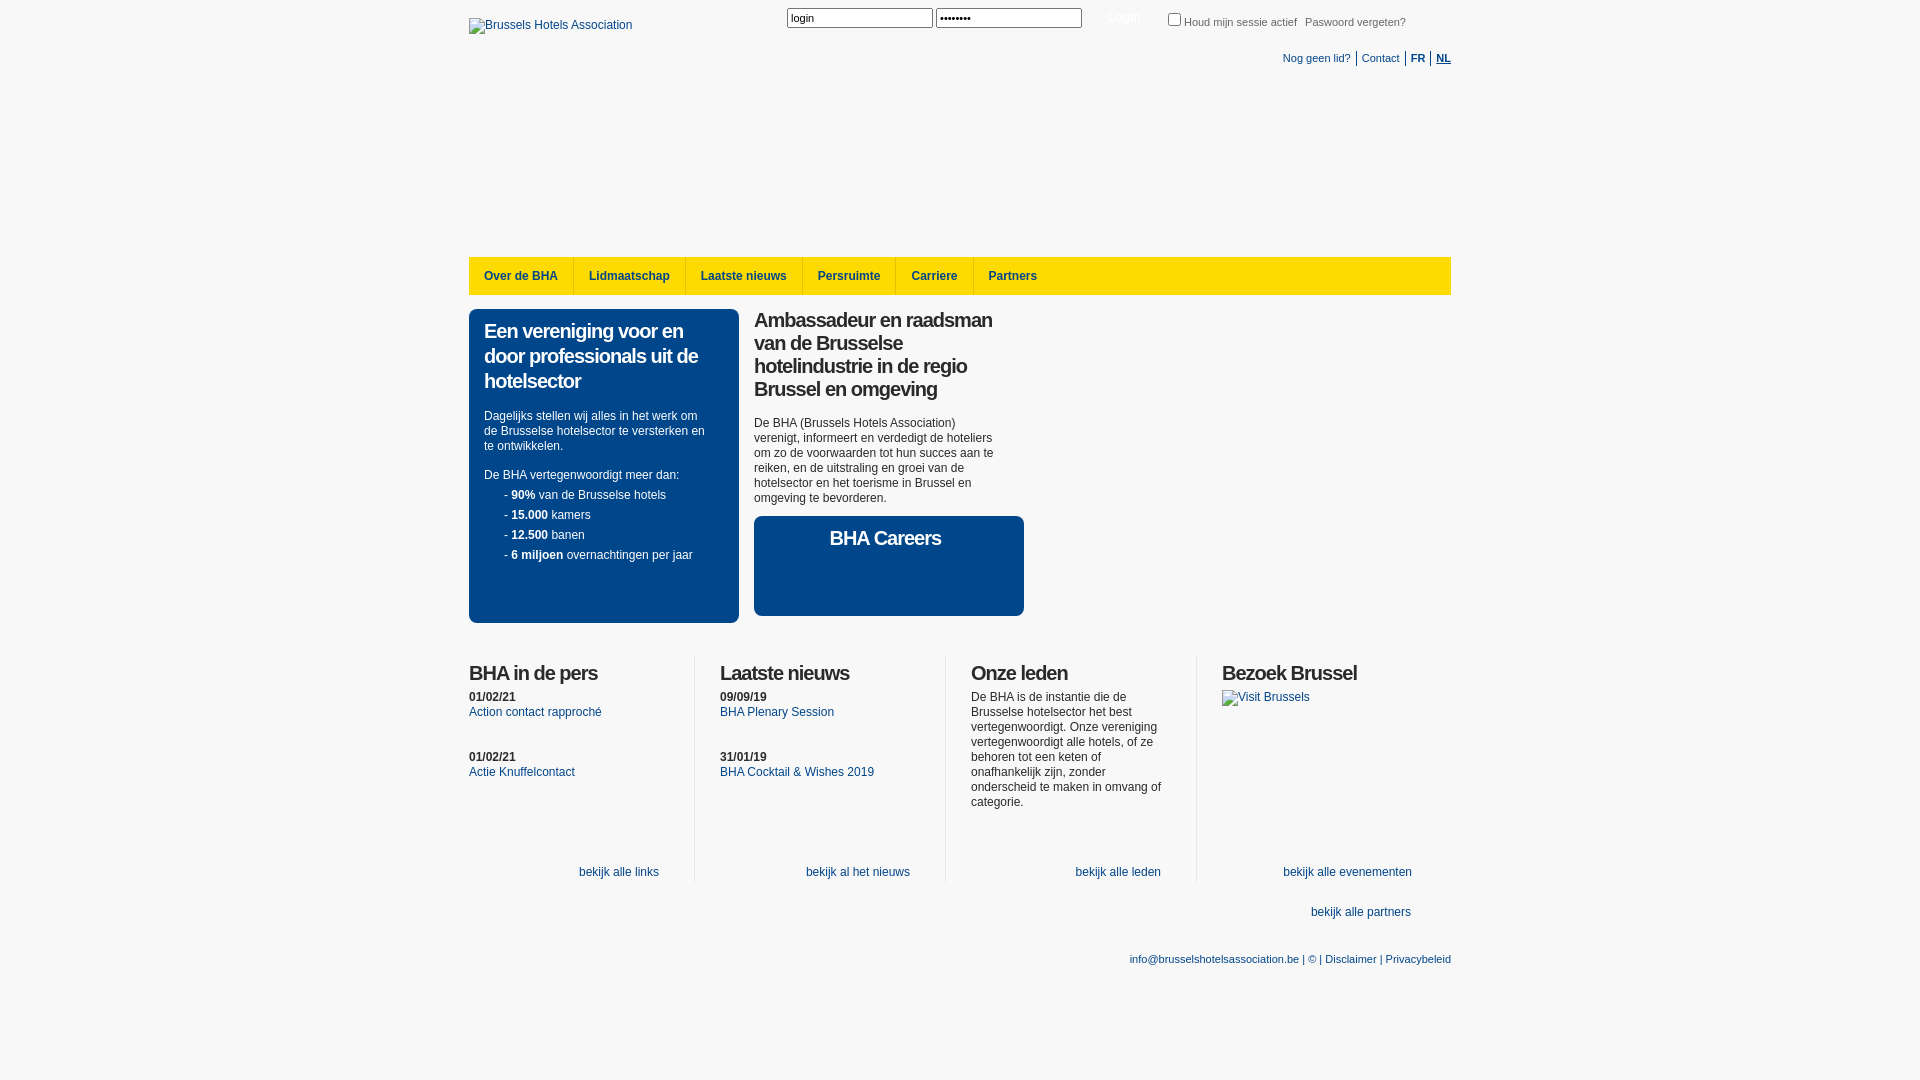 This screenshot has height=1080, width=1920. I want to click on 'Laatste nieuws', so click(742, 276).